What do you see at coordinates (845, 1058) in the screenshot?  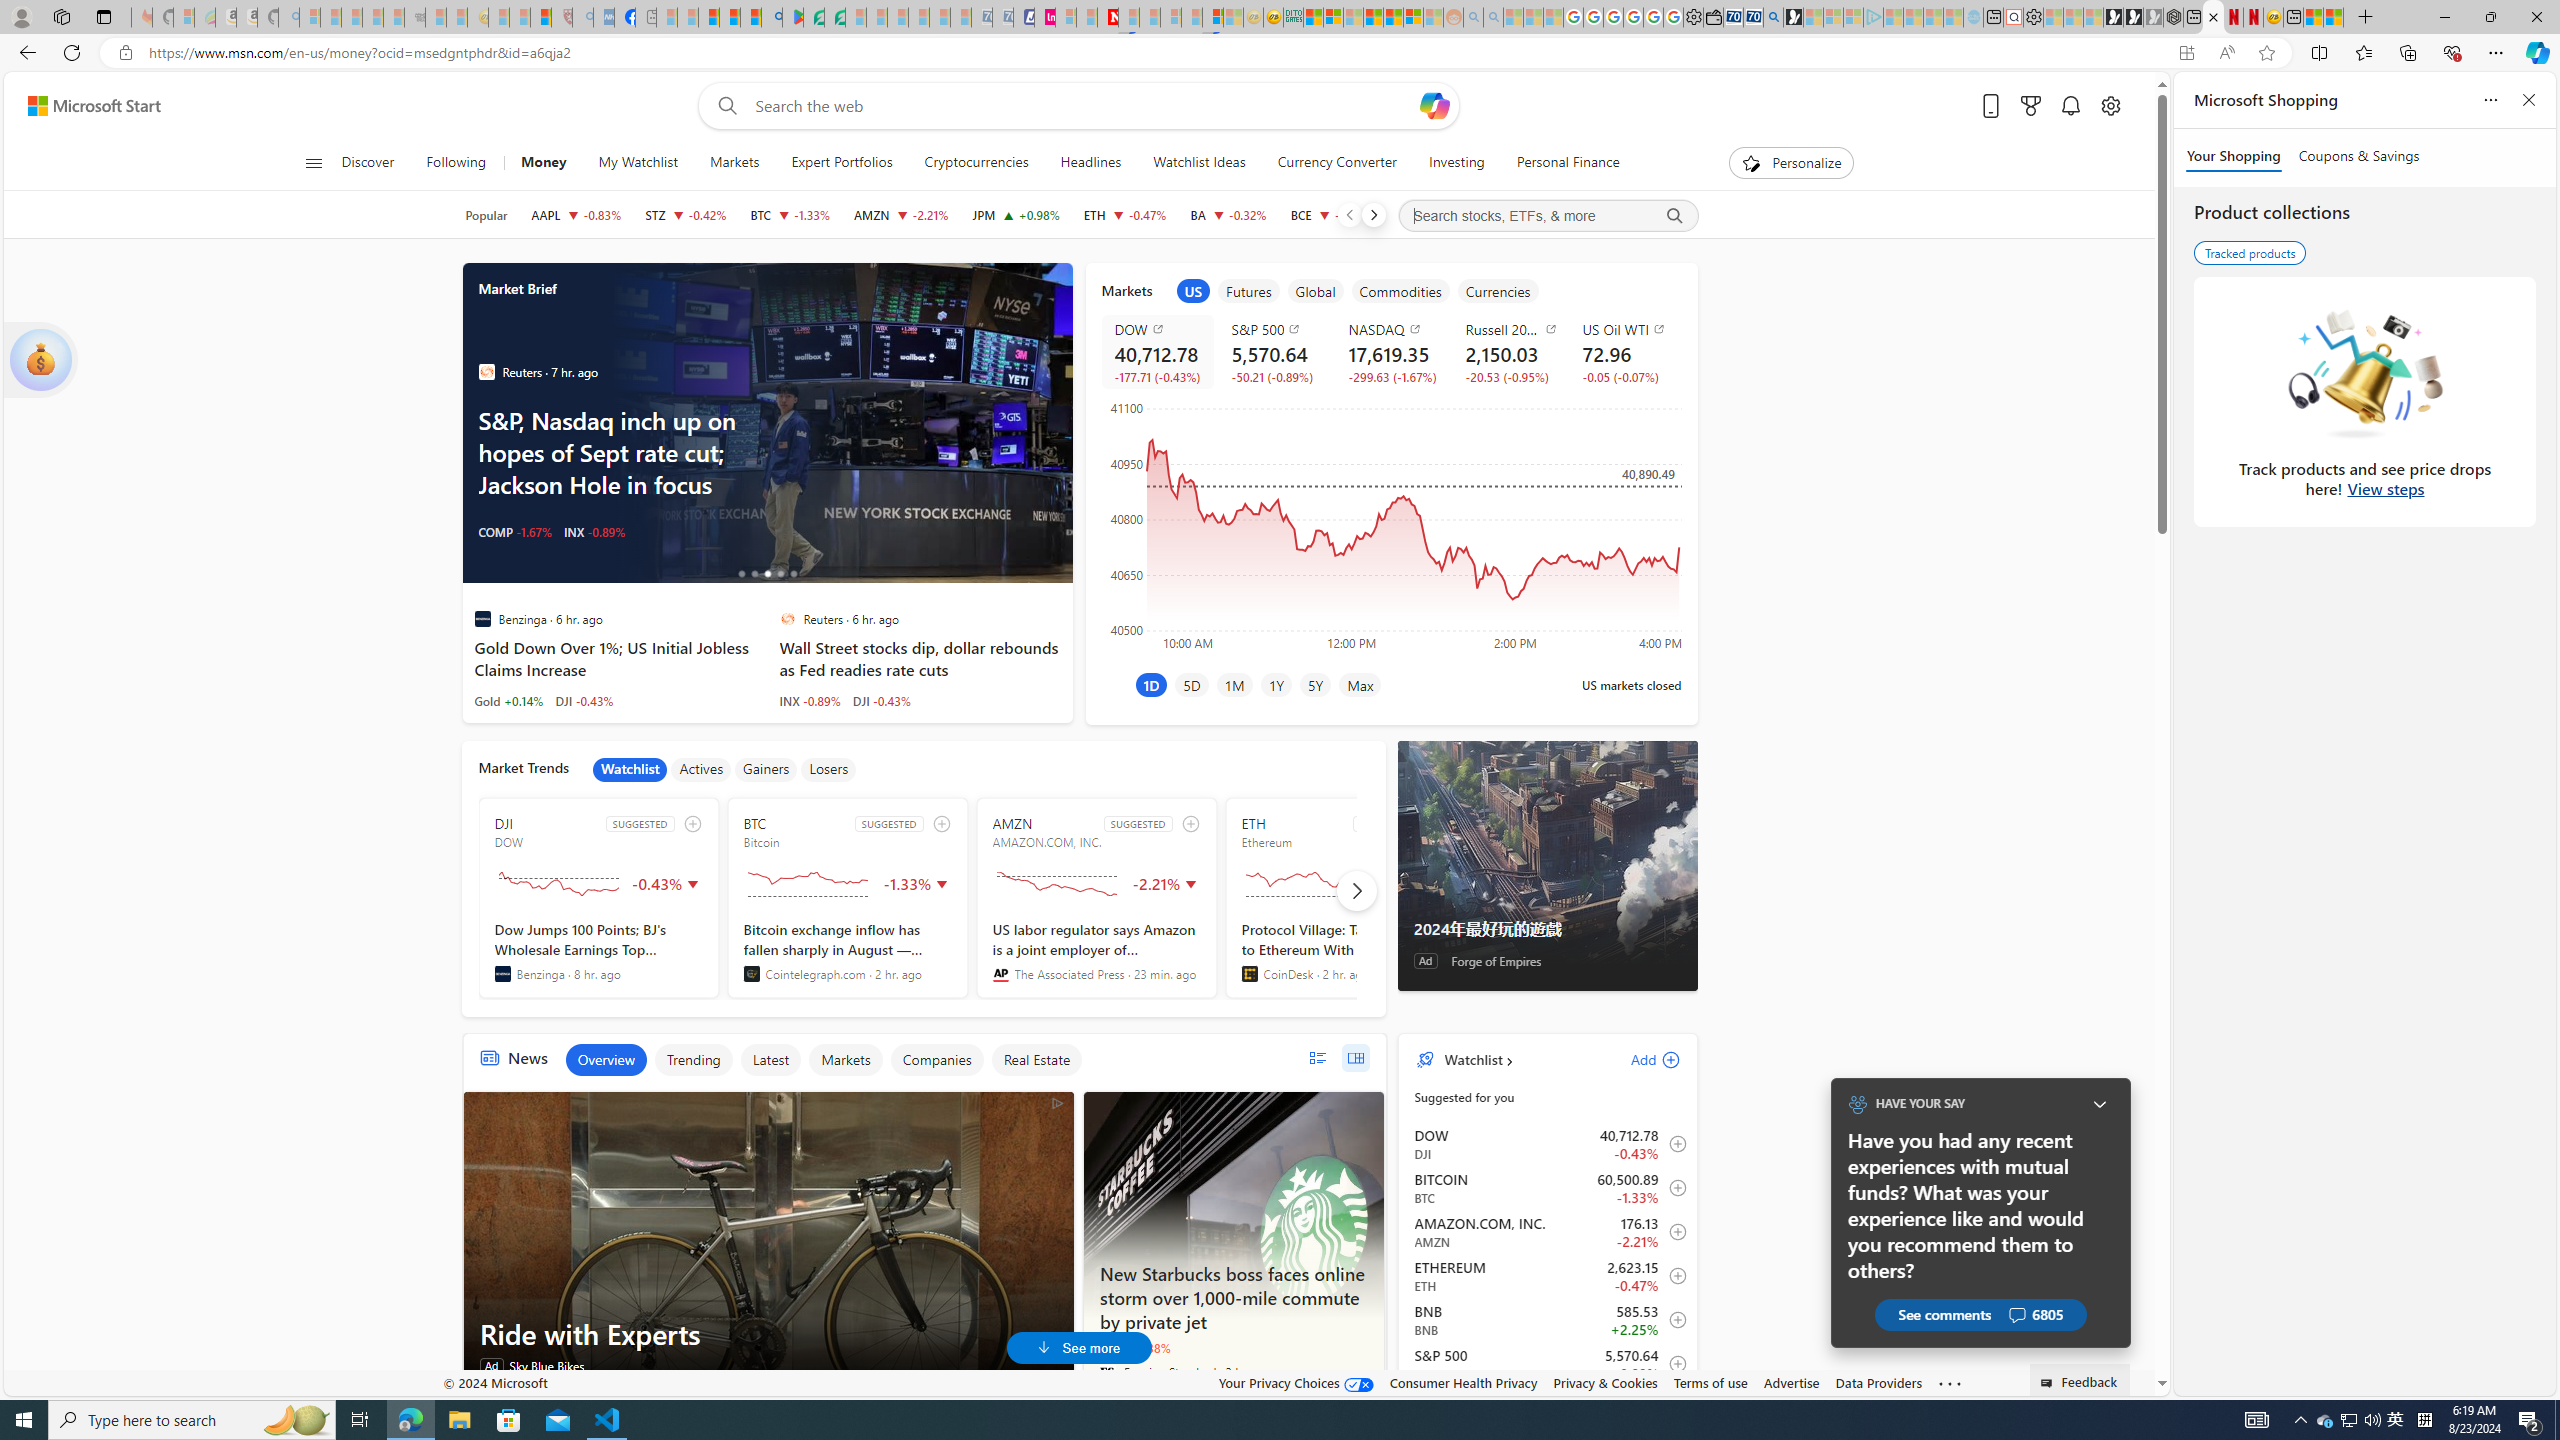 I see `'Markets'` at bounding box center [845, 1058].